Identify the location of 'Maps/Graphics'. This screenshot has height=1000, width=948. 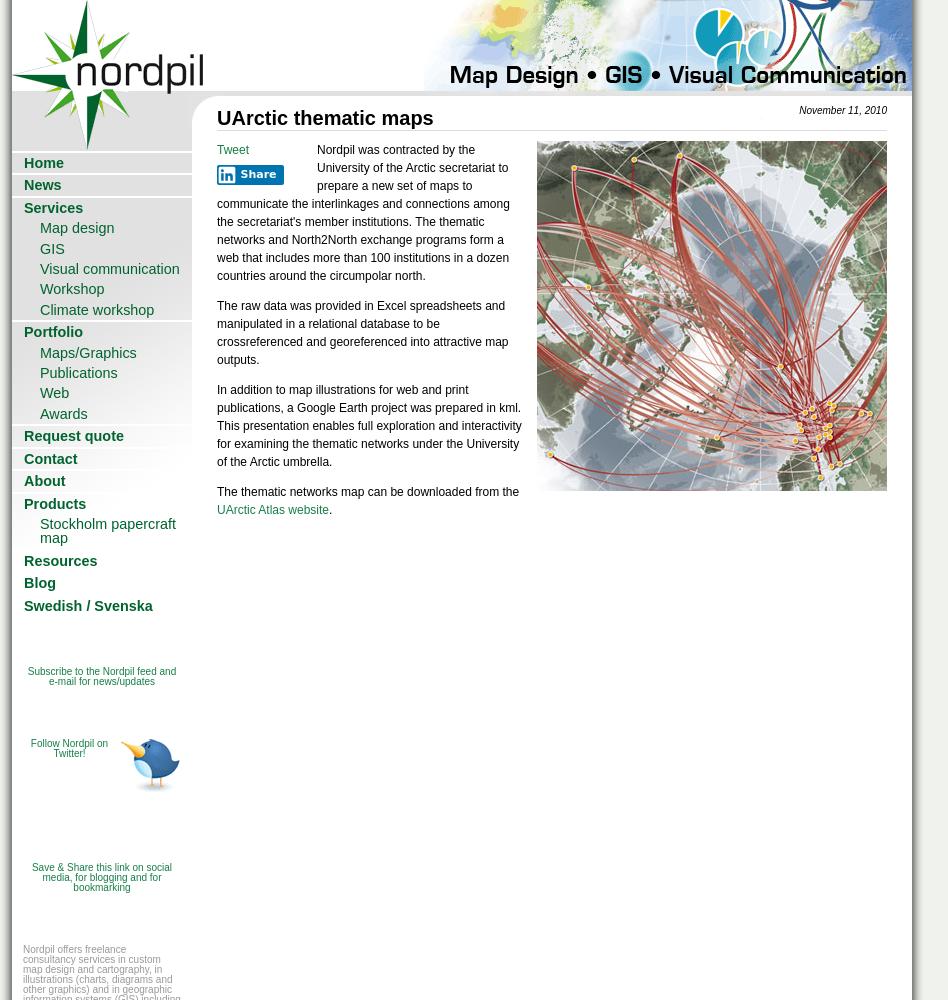
(87, 351).